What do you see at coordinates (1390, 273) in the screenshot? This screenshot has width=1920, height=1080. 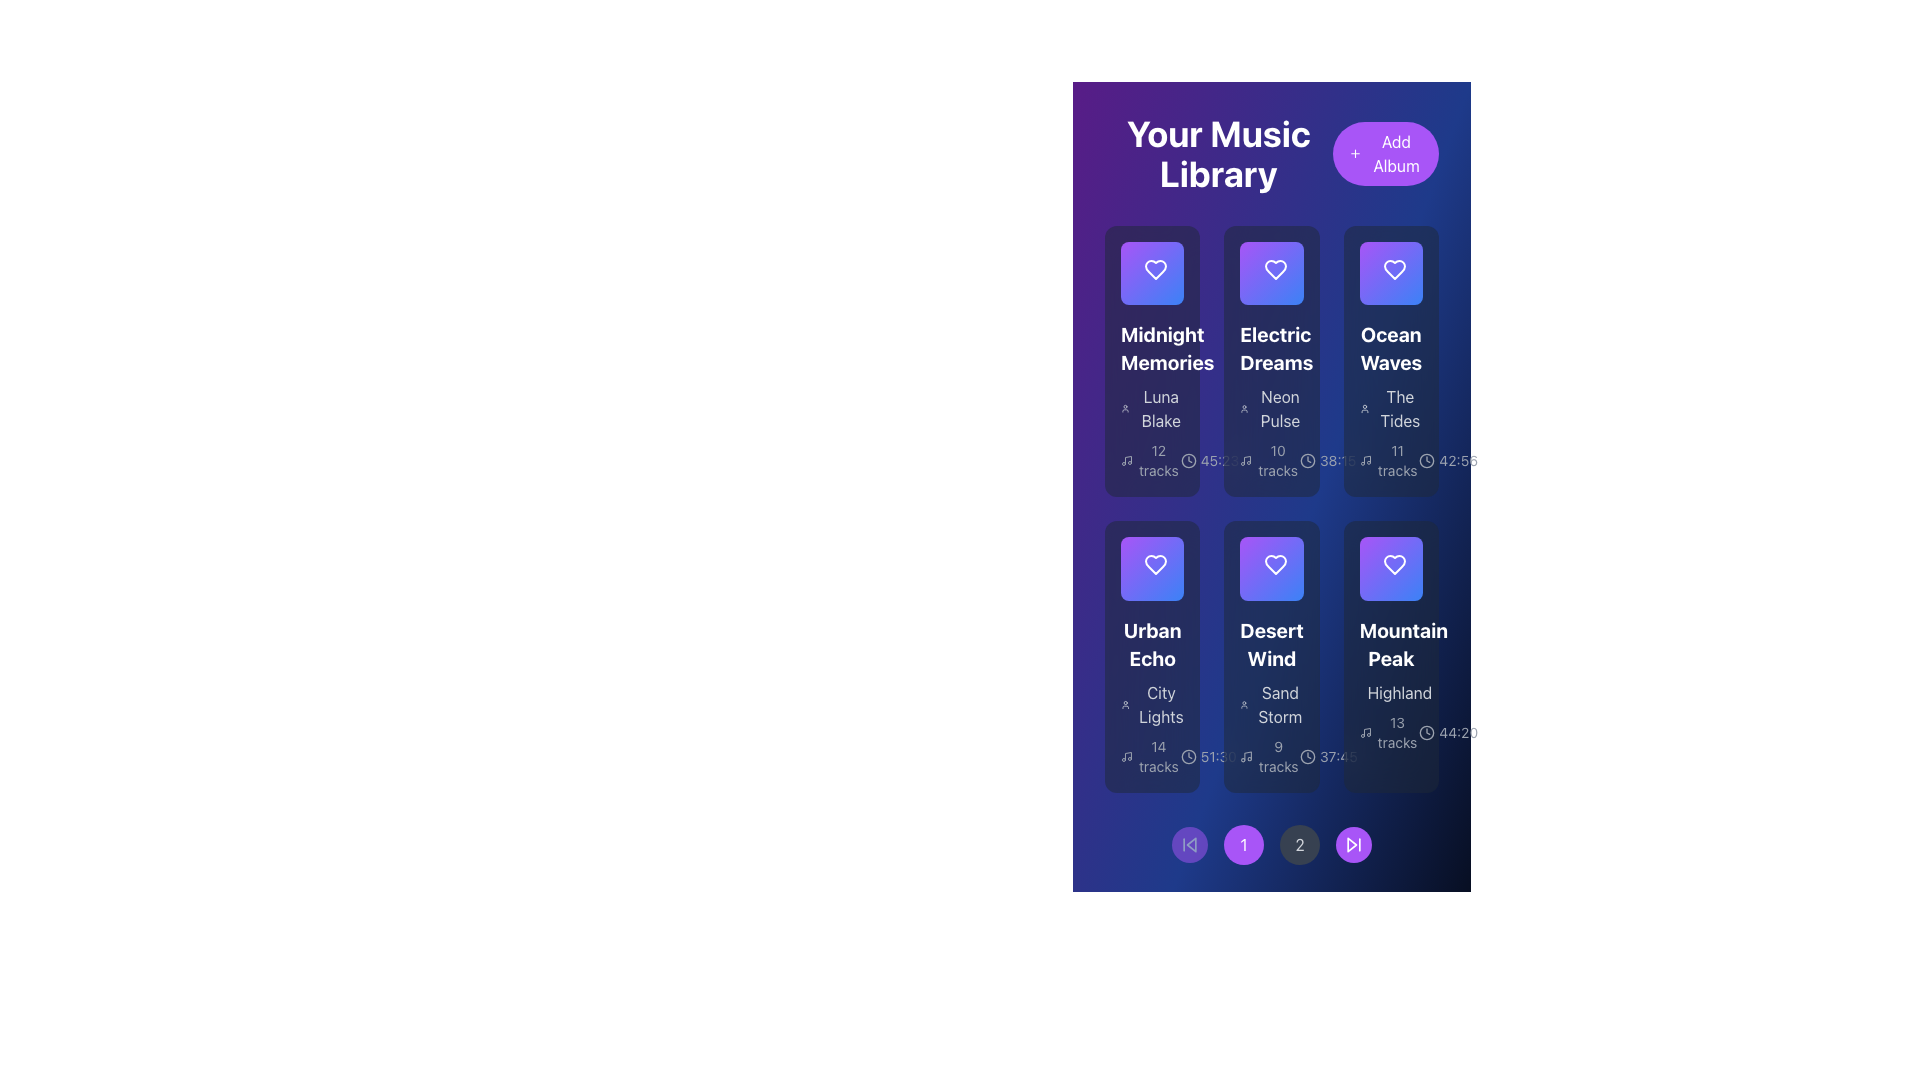 I see `the 'favorite' button within the 'Ocean Waves' card to observe its hover effects` at bounding box center [1390, 273].